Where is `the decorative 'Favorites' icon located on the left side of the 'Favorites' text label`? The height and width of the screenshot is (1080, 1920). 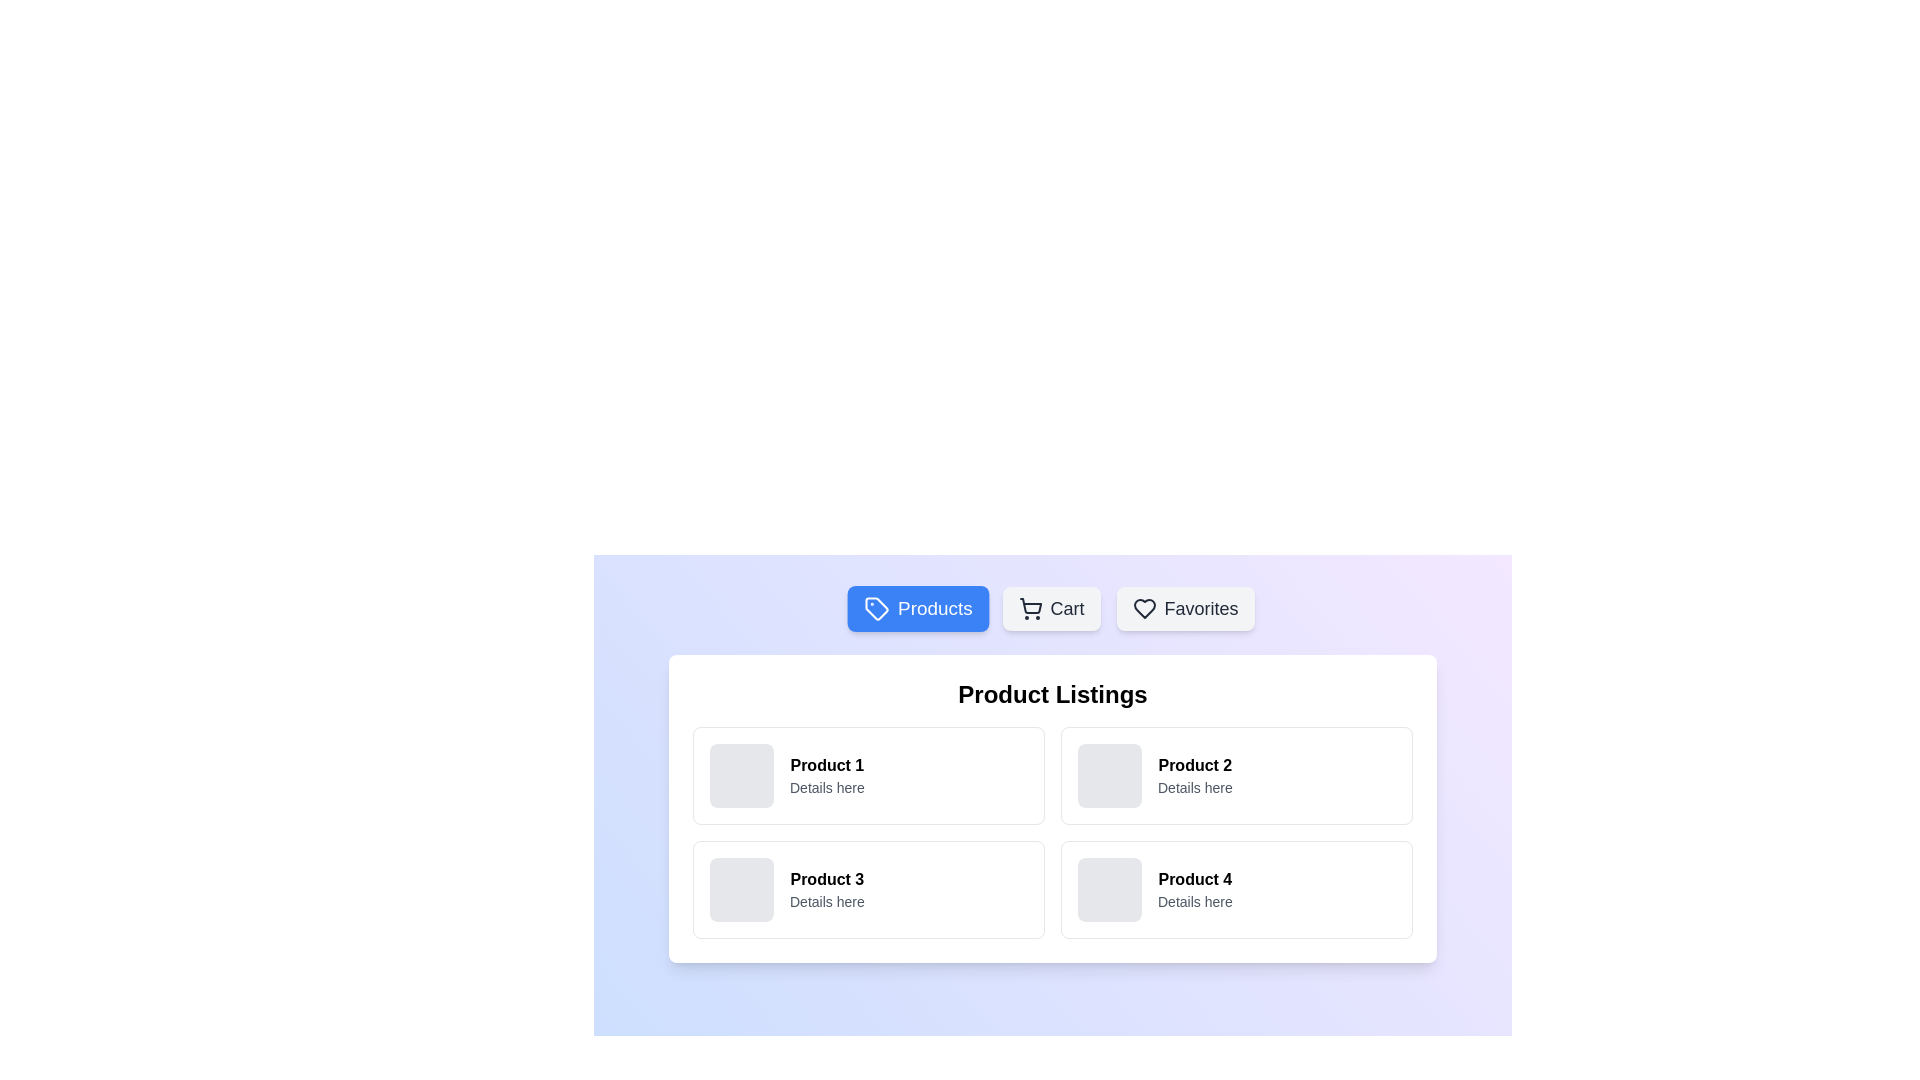
the decorative 'Favorites' icon located on the left side of the 'Favorites' text label is located at coordinates (1144, 608).